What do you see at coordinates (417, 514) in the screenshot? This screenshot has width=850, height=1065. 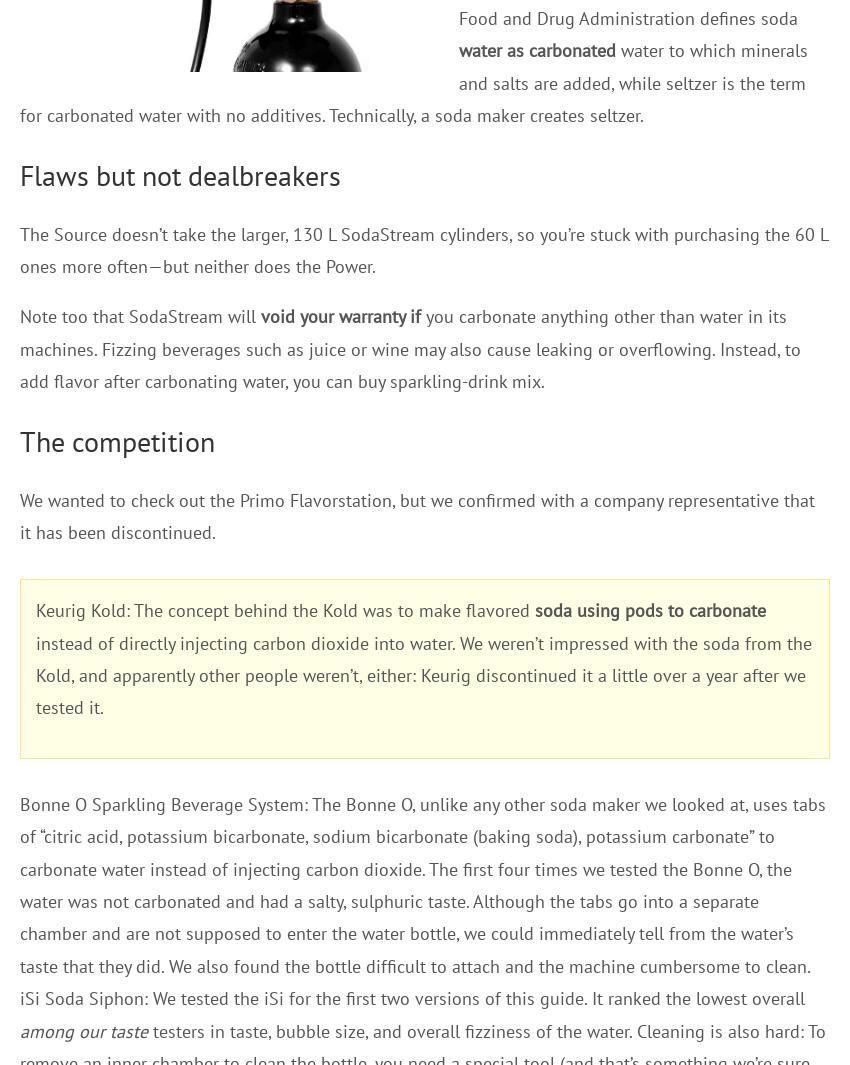 I see `'We wanted to check out the Primo Flavorstation, but we confirmed with a company representative that it has been discontinued.'` at bounding box center [417, 514].